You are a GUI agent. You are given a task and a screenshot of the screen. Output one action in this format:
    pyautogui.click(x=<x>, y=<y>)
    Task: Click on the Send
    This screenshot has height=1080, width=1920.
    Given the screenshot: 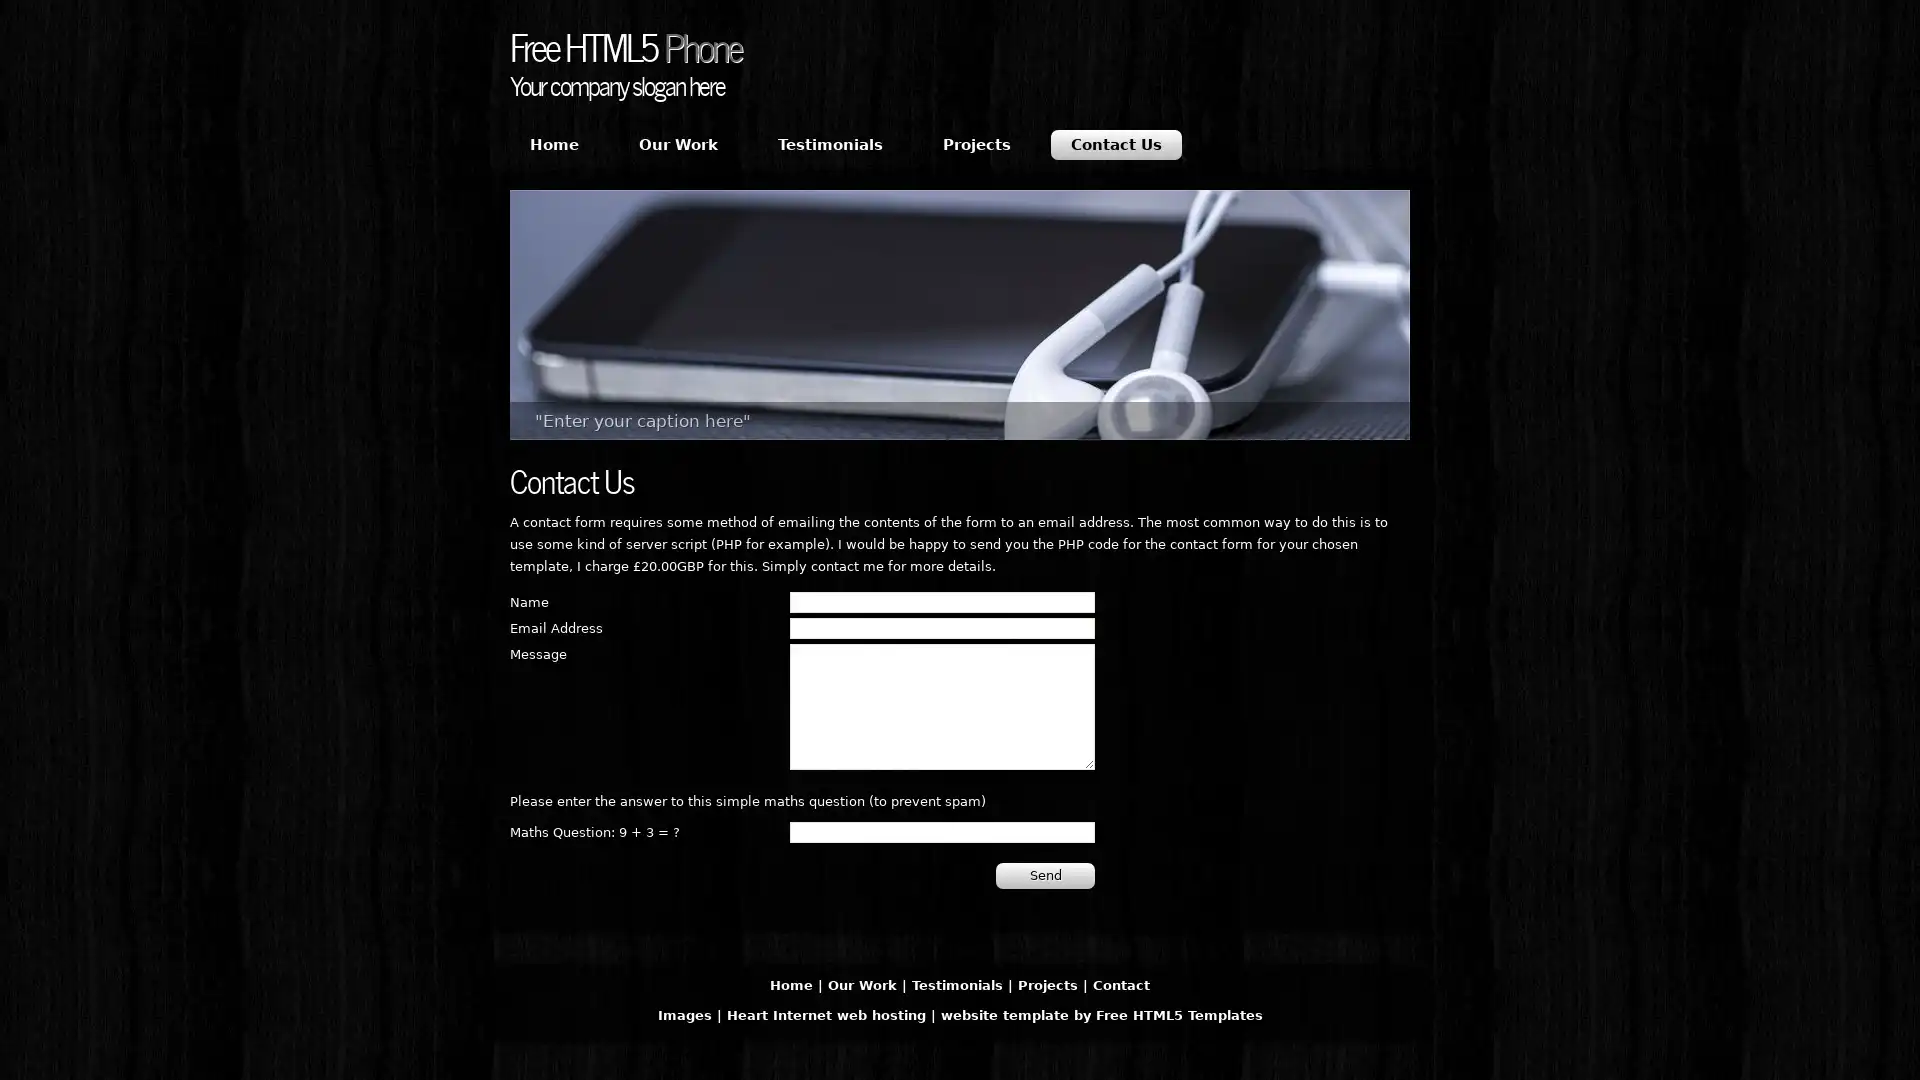 What is the action you would take?
    pyautogui.click(x=1044, y=874)
    